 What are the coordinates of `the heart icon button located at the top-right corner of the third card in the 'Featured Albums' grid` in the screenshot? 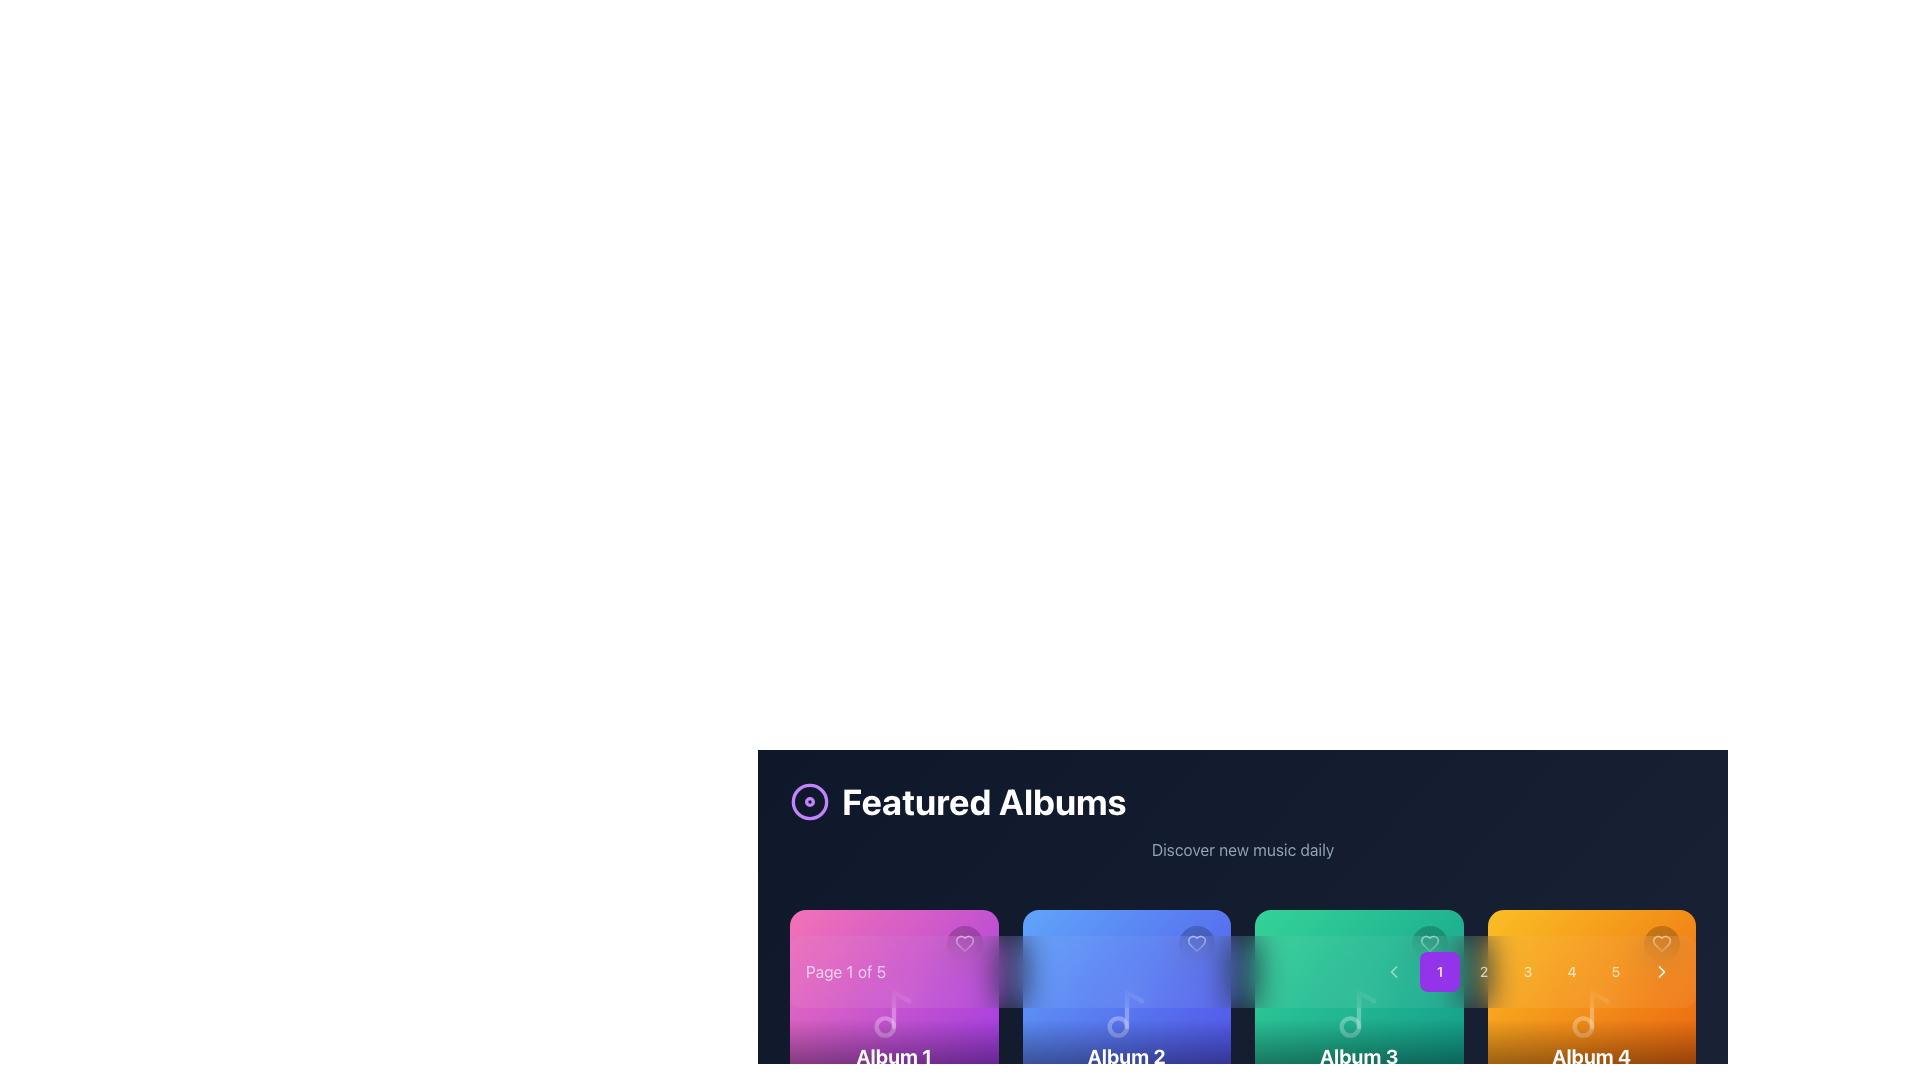 It's located at (1428, 944).